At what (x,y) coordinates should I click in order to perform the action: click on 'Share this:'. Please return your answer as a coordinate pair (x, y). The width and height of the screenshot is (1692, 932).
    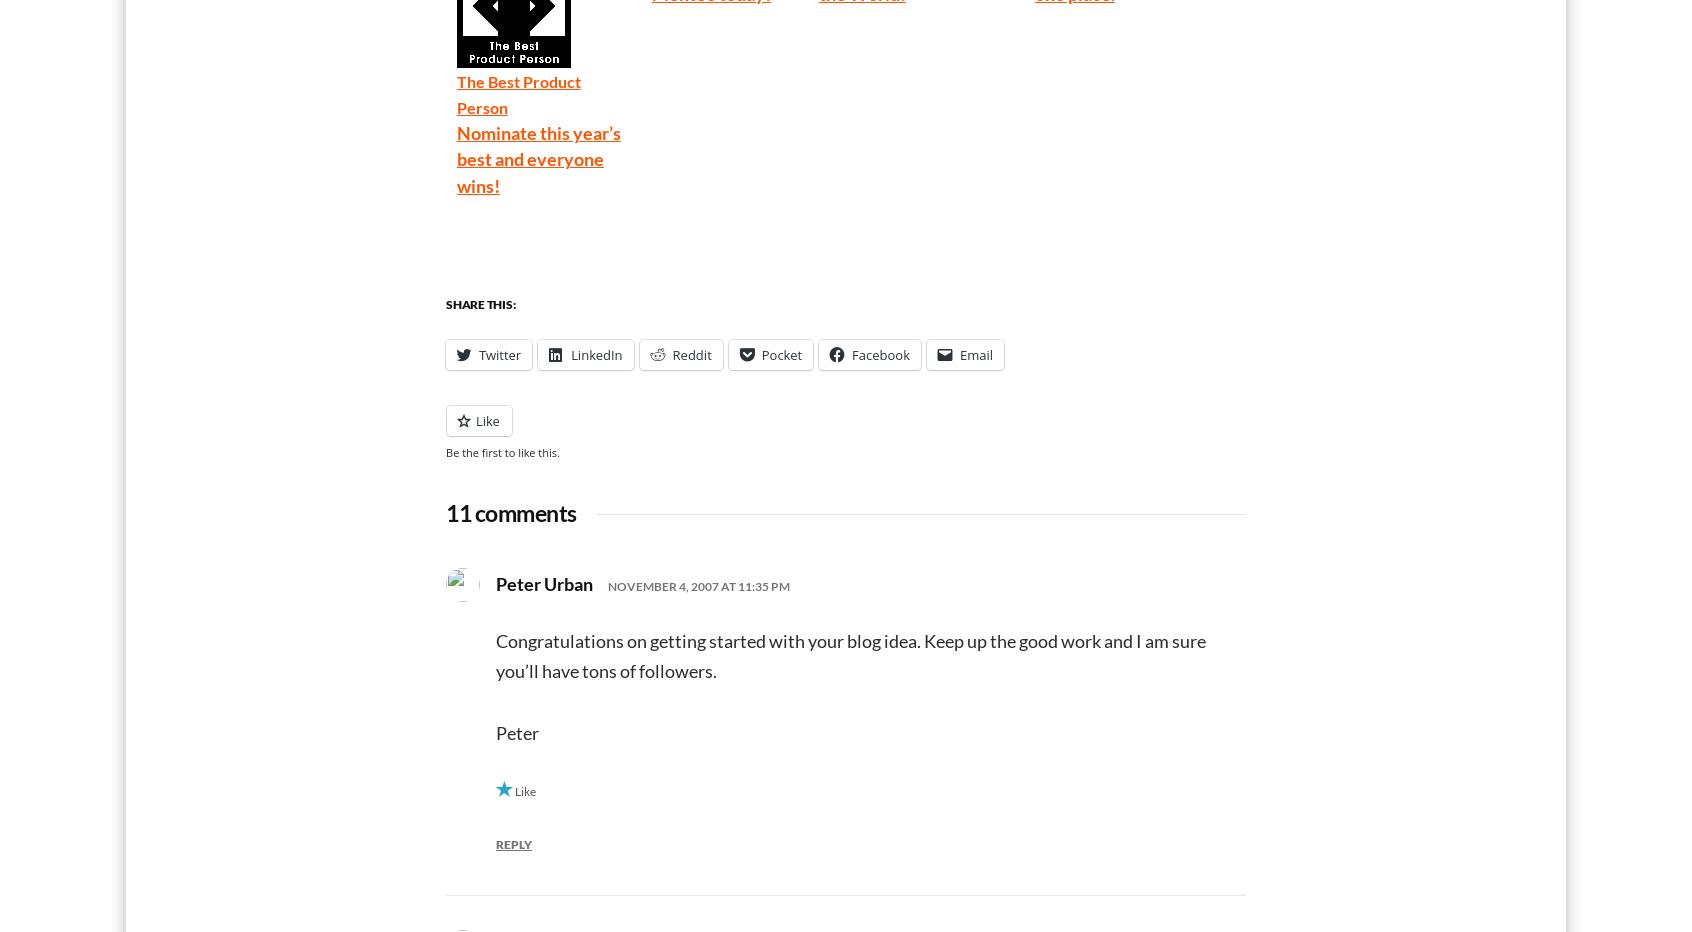
    Looking at the image, I should click on (479, 304).